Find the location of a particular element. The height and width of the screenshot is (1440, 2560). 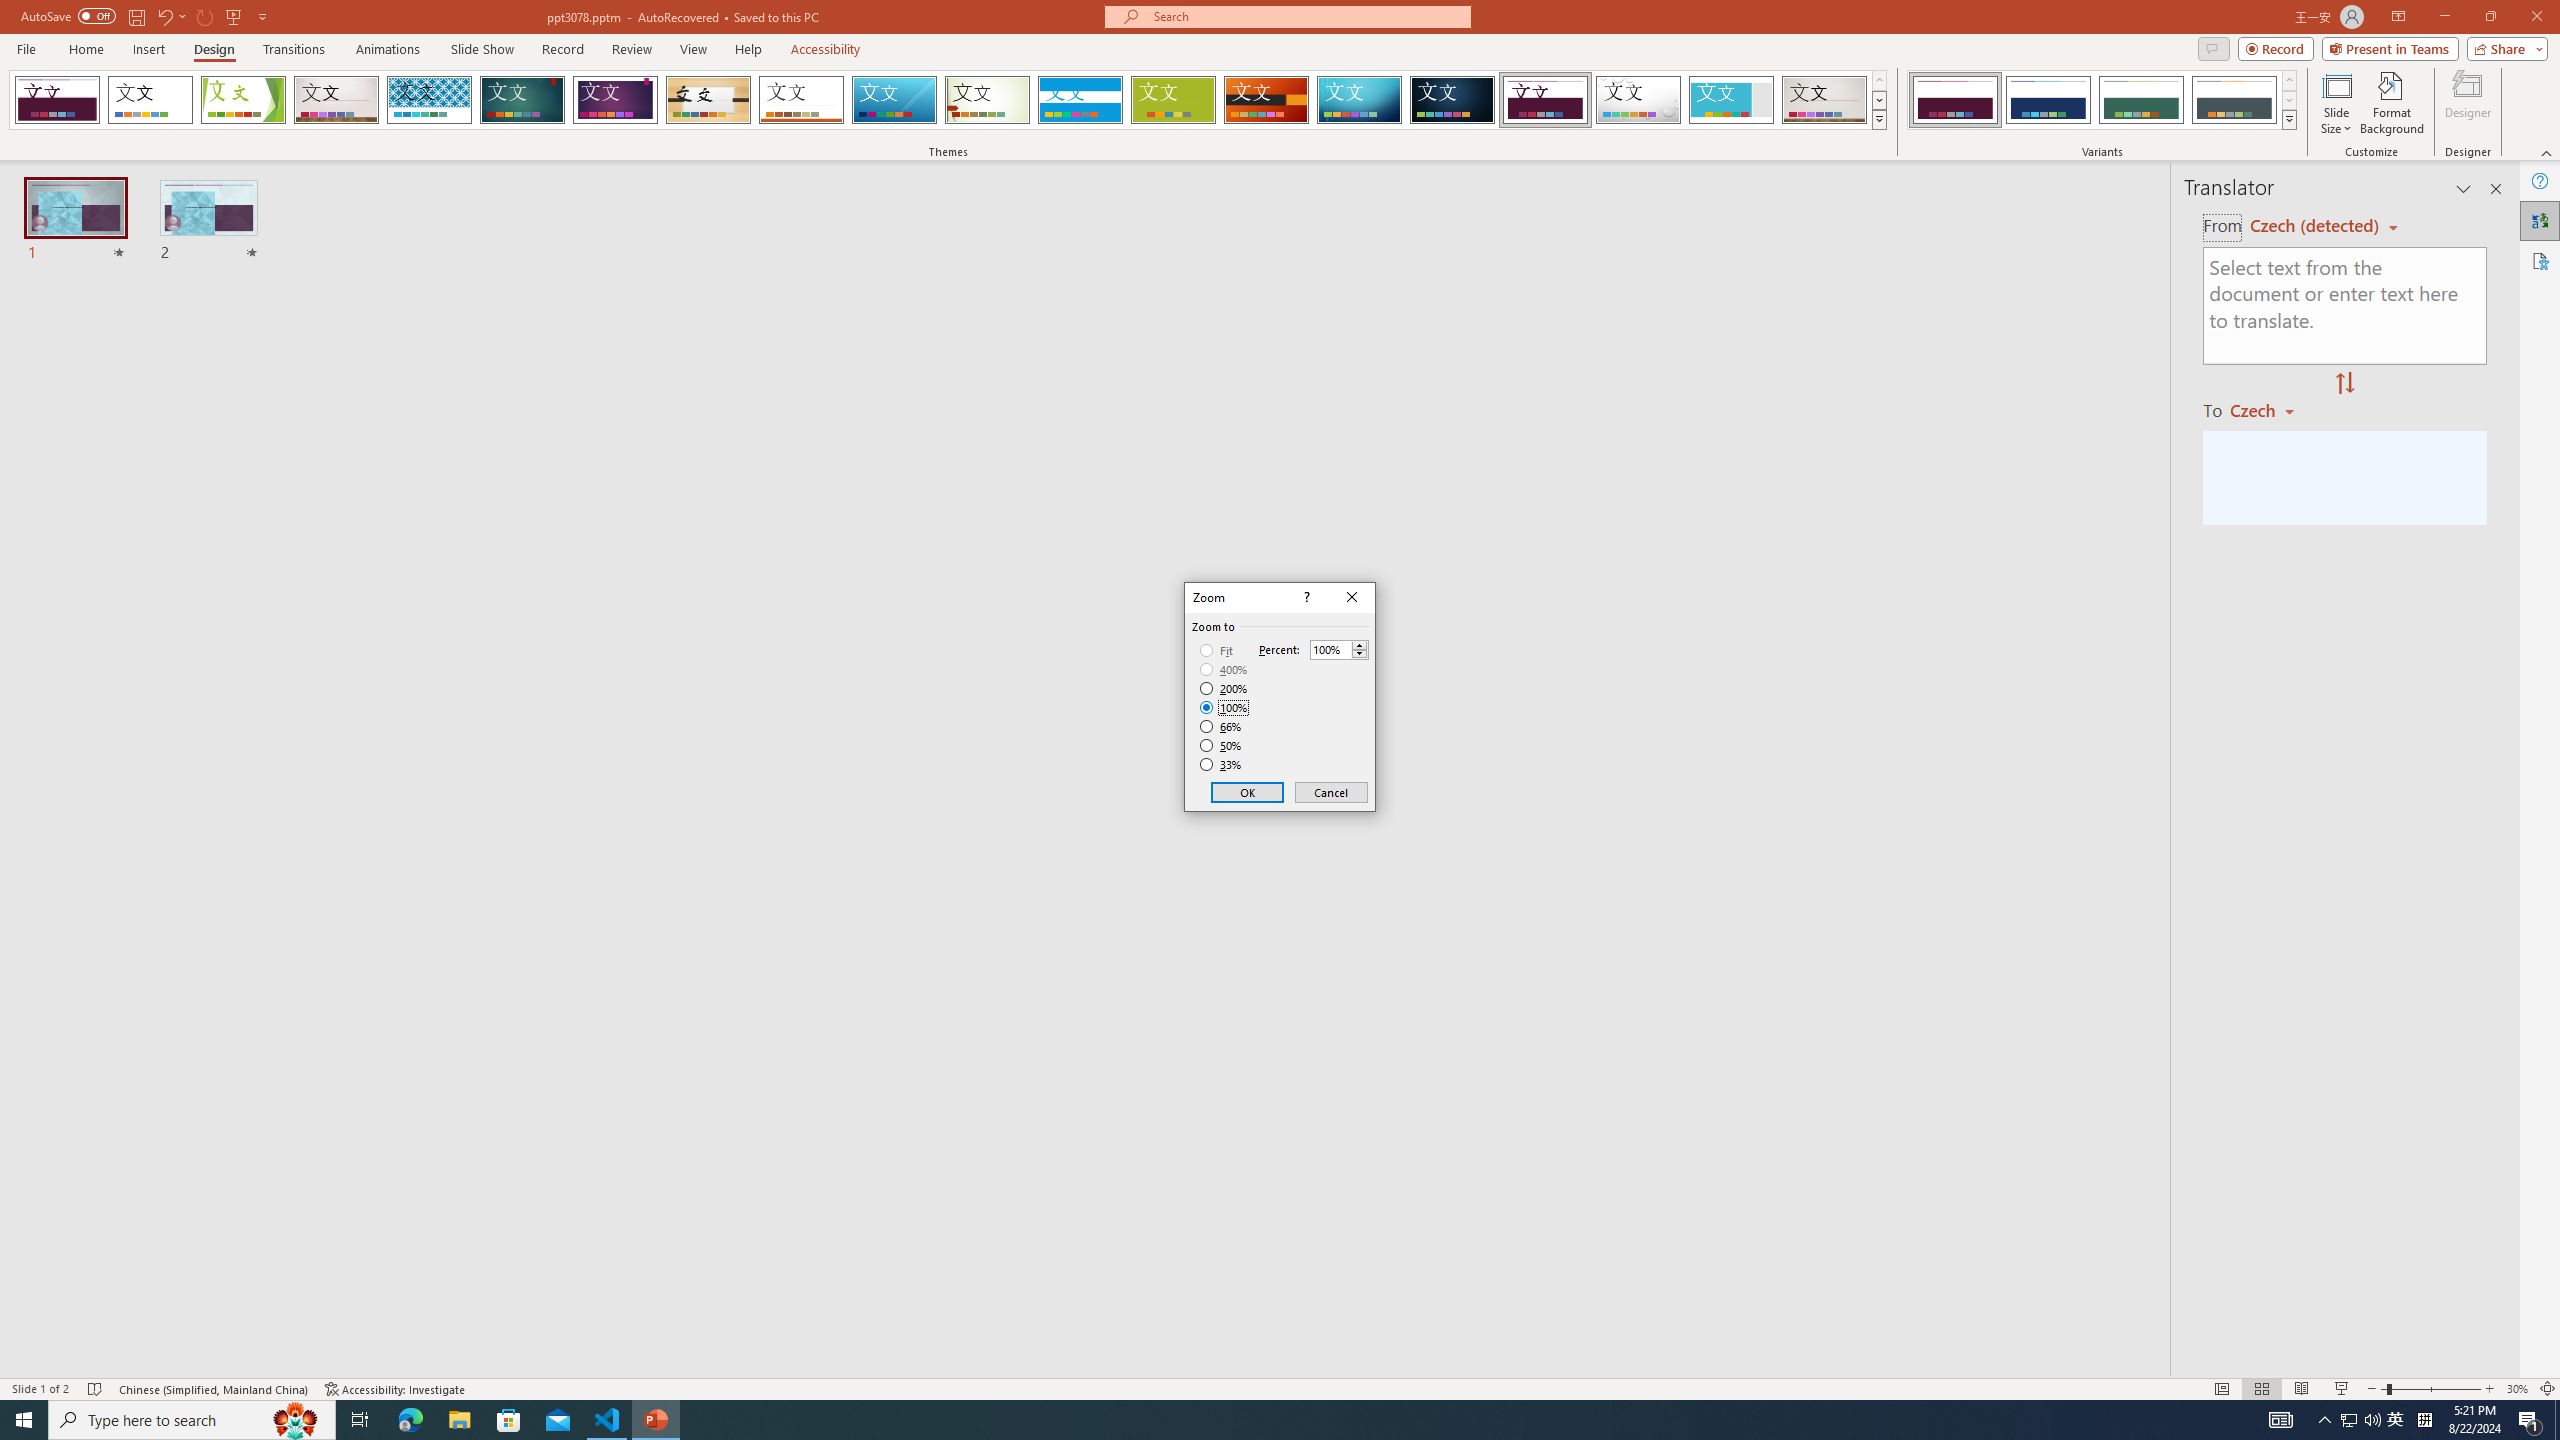

'From Beginning' is located at coordinates (233, 15).